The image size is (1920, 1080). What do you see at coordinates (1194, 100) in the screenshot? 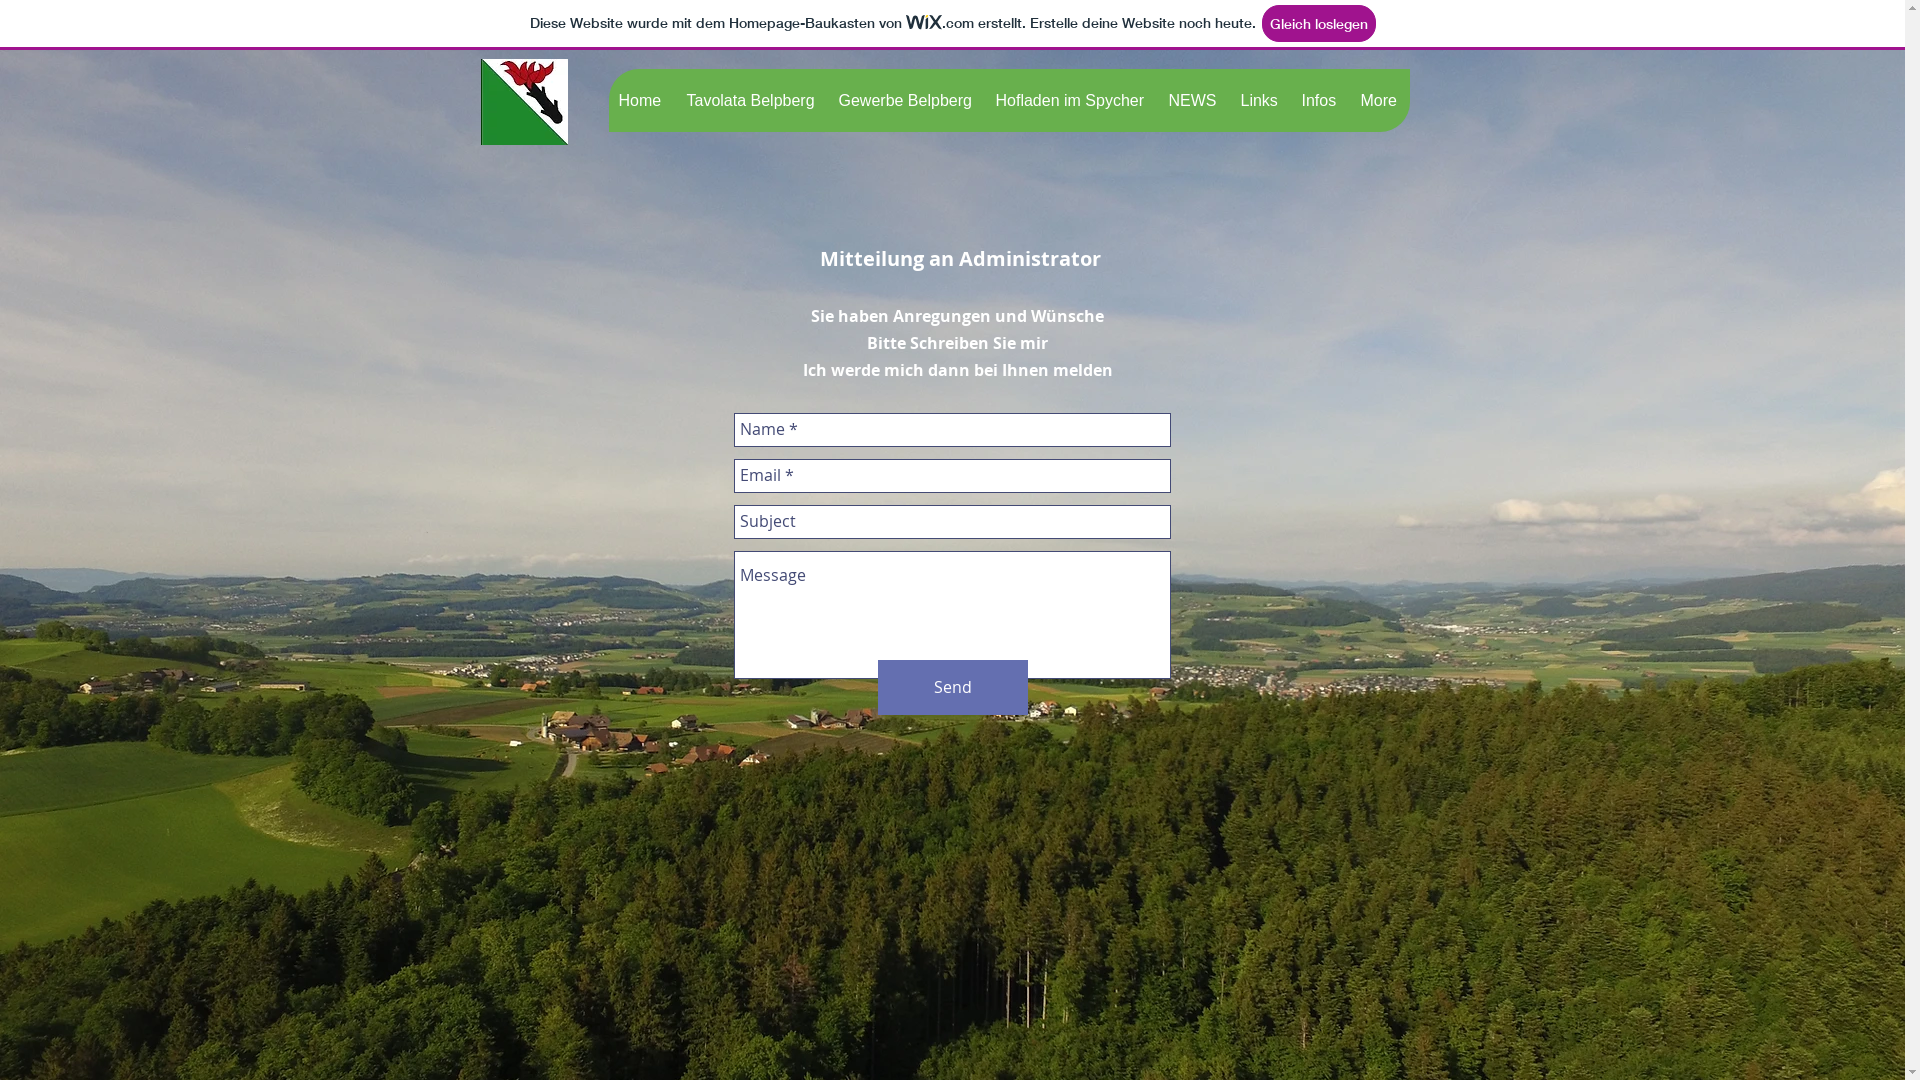
I see `'NEWS'` at bounding box center [1194, 100].